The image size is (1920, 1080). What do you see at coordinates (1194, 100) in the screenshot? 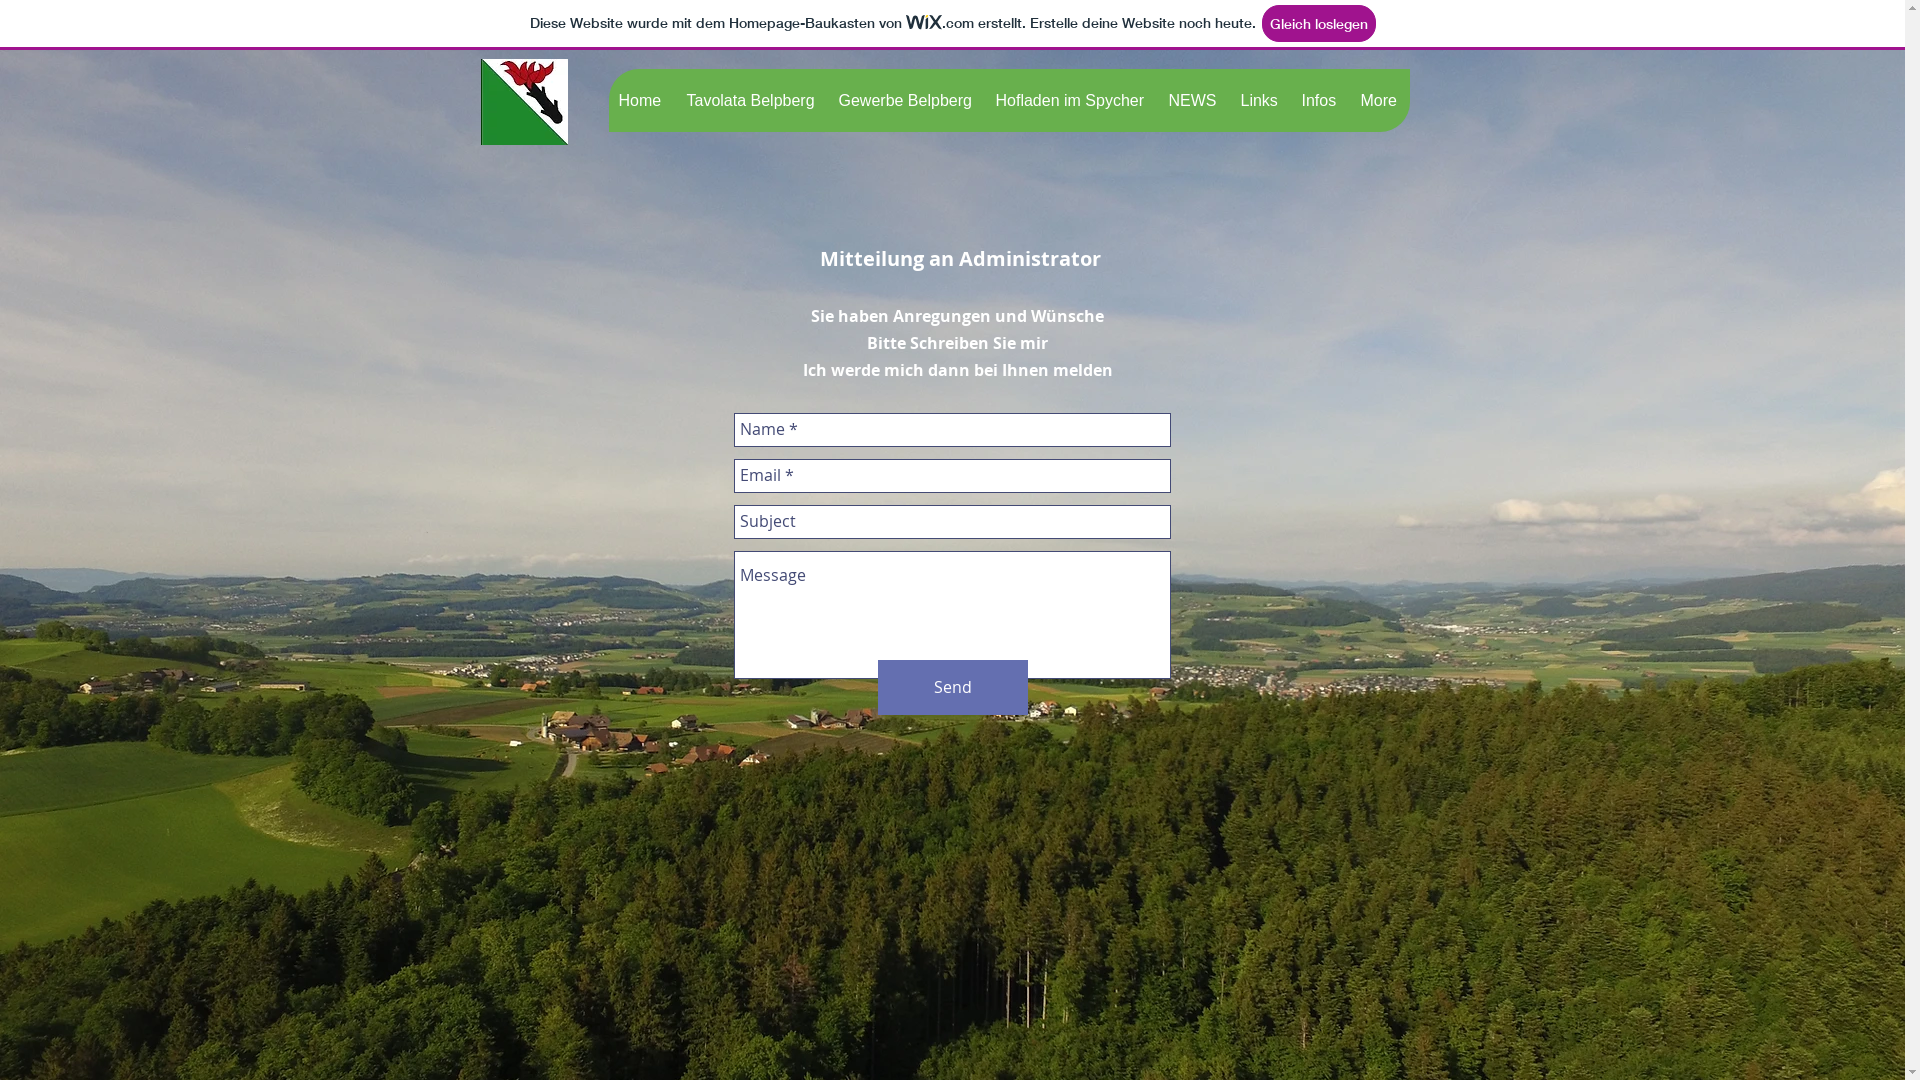
I see `'NEWS'` at bounding box center [1194, 100].